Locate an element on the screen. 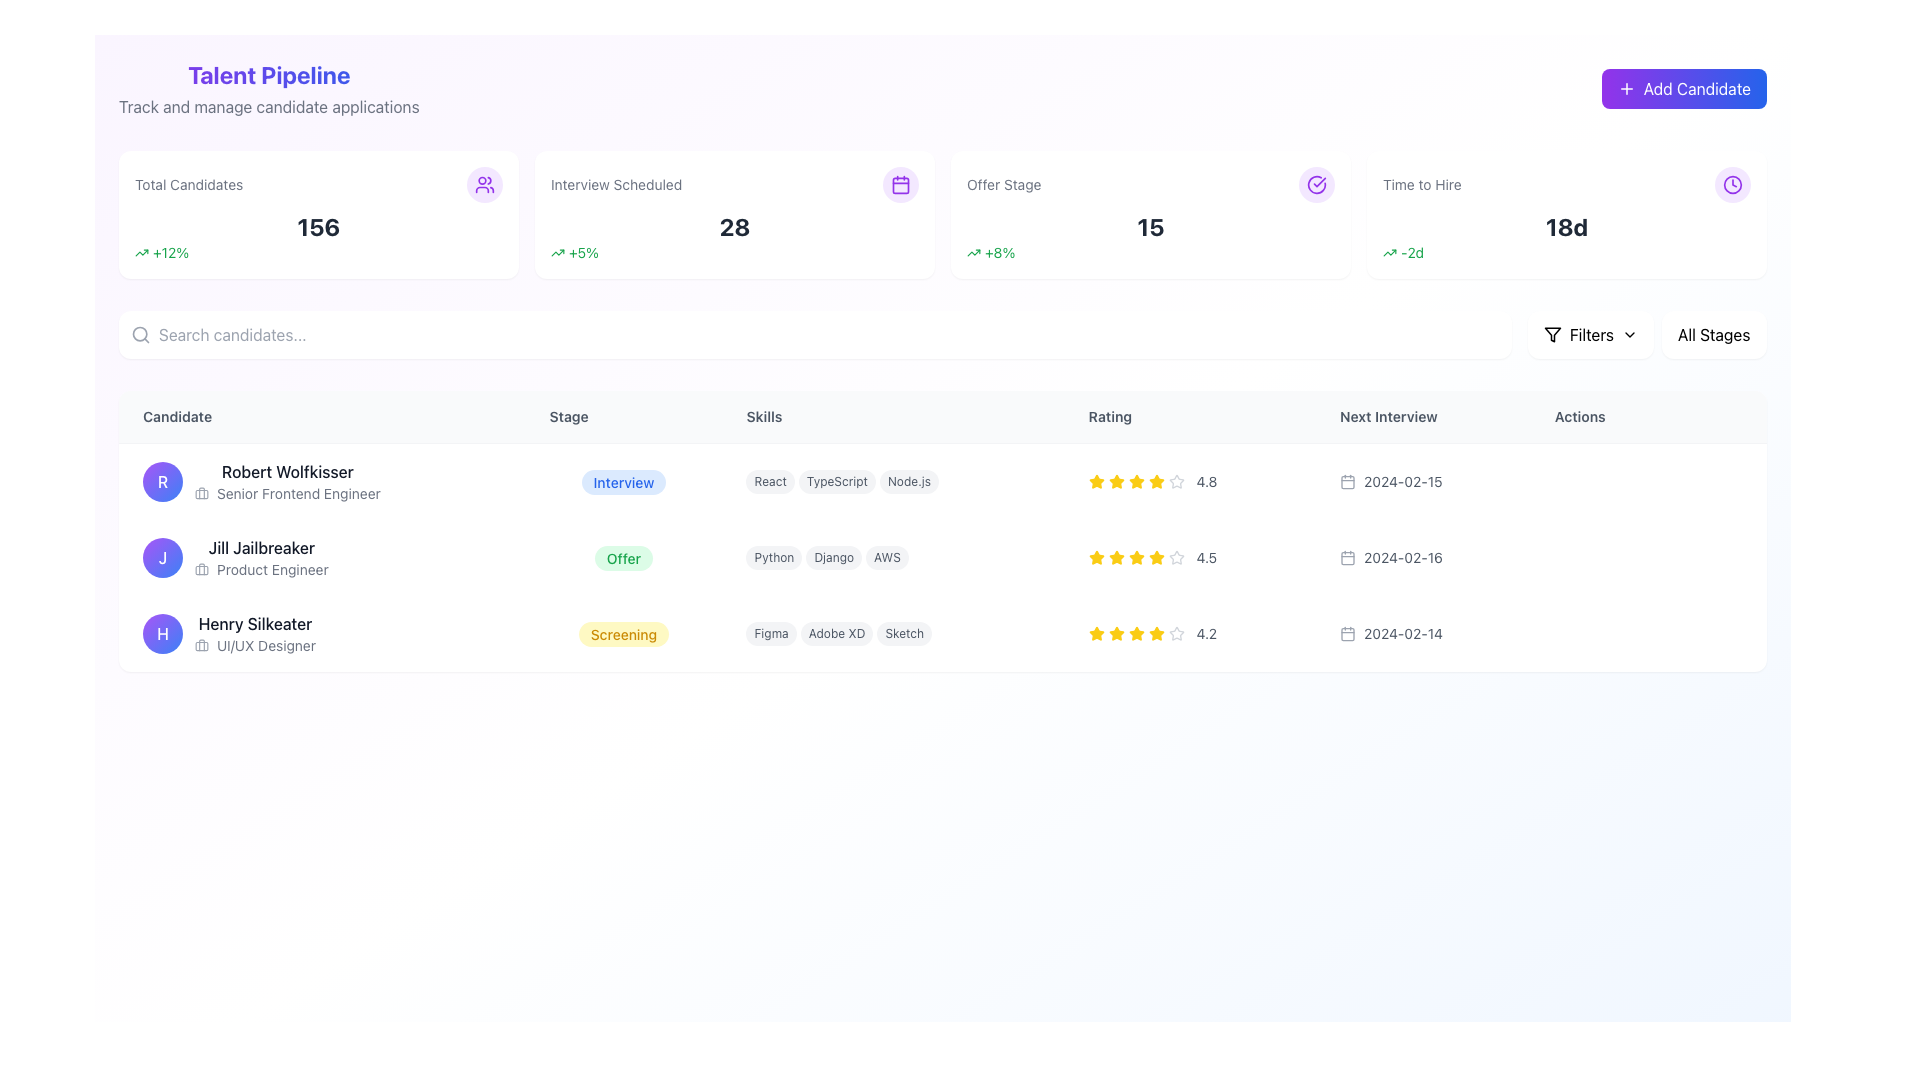 This screenshot has height=1080, width=1920. the Text label displaying '28' in bold, large dark gray font, located in the second card under the title 'Interview Scheduled' is located at coordinates (733, 226).